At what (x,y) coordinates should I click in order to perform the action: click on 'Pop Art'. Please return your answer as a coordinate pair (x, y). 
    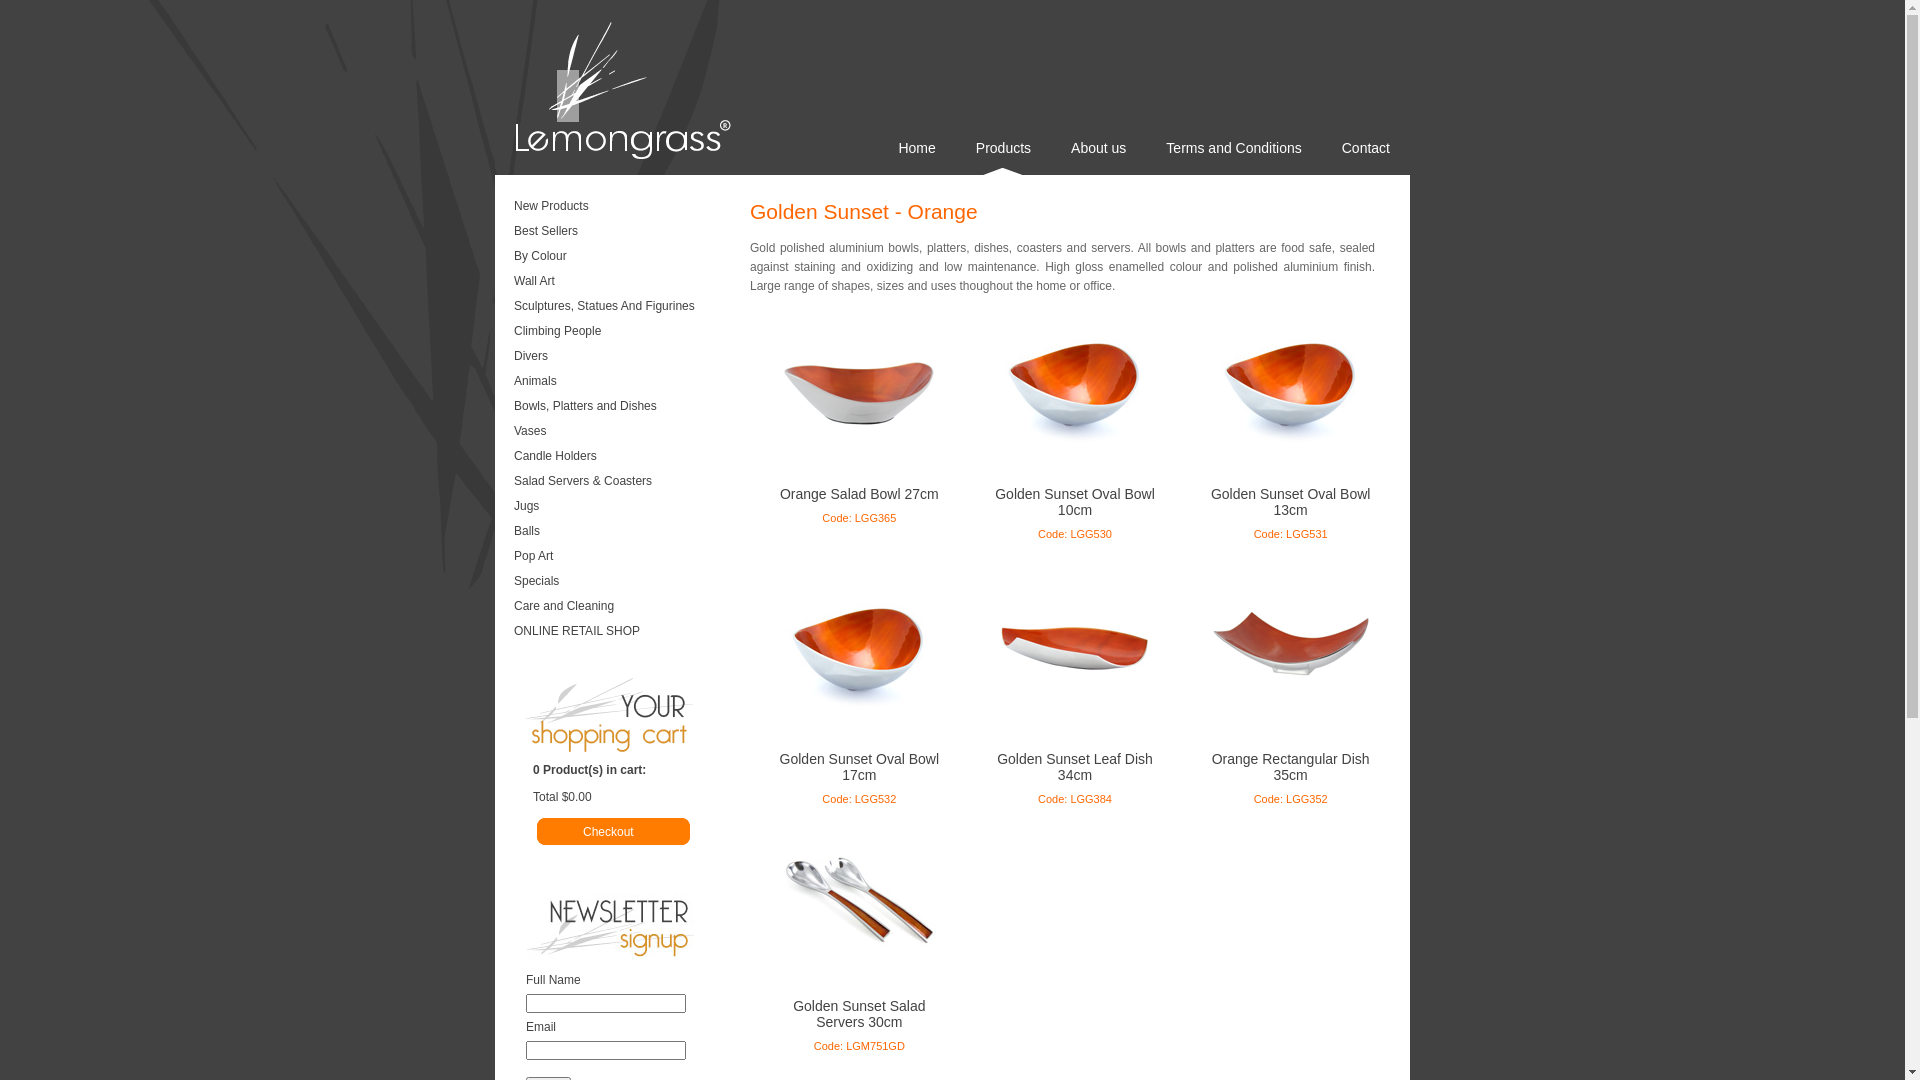
    Looking at the image, I should click on (618, 558).